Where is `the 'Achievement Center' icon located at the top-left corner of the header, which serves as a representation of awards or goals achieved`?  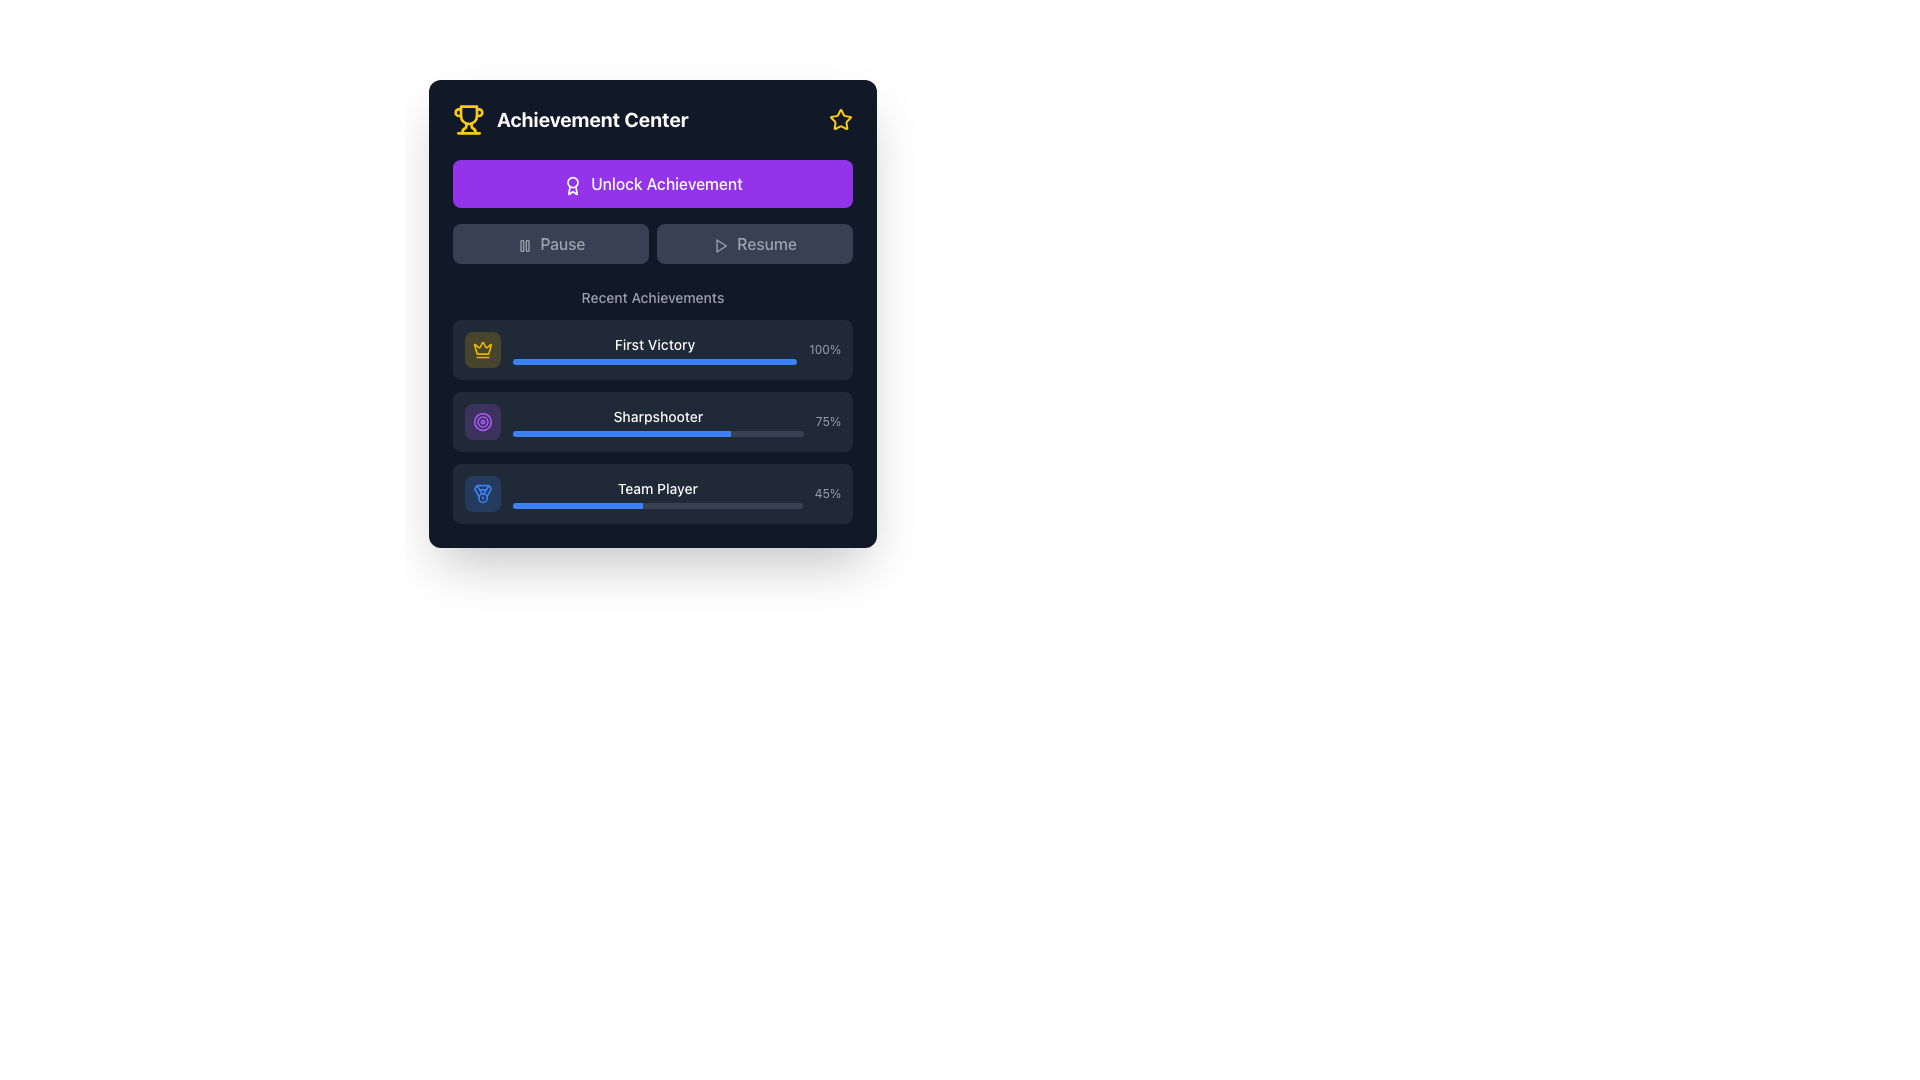 the 'Achievement Center' icon located at the top-left corner of the header, which serves as a representation of awards or goals achieved is located at coordinates (468, 119).